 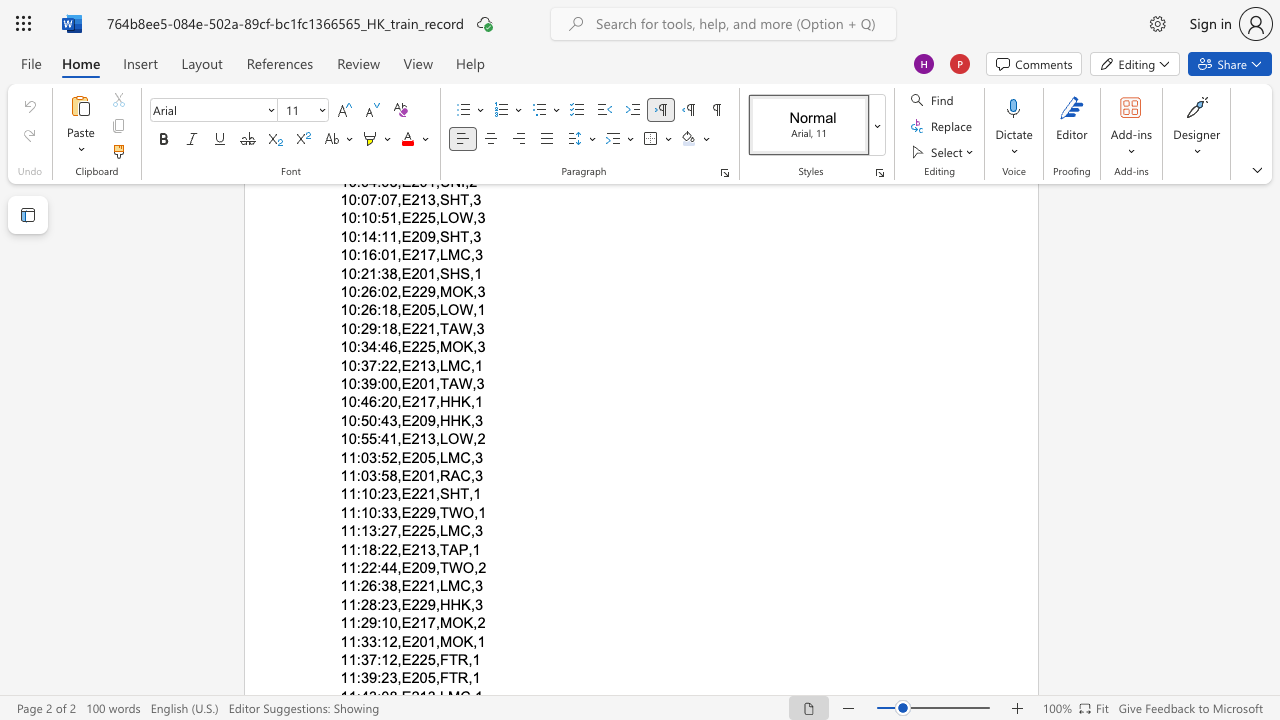 I want to click on the subset text "1:18:22" within the text "11:18:22,E213,TAP,1", so click(x=348, y=549).